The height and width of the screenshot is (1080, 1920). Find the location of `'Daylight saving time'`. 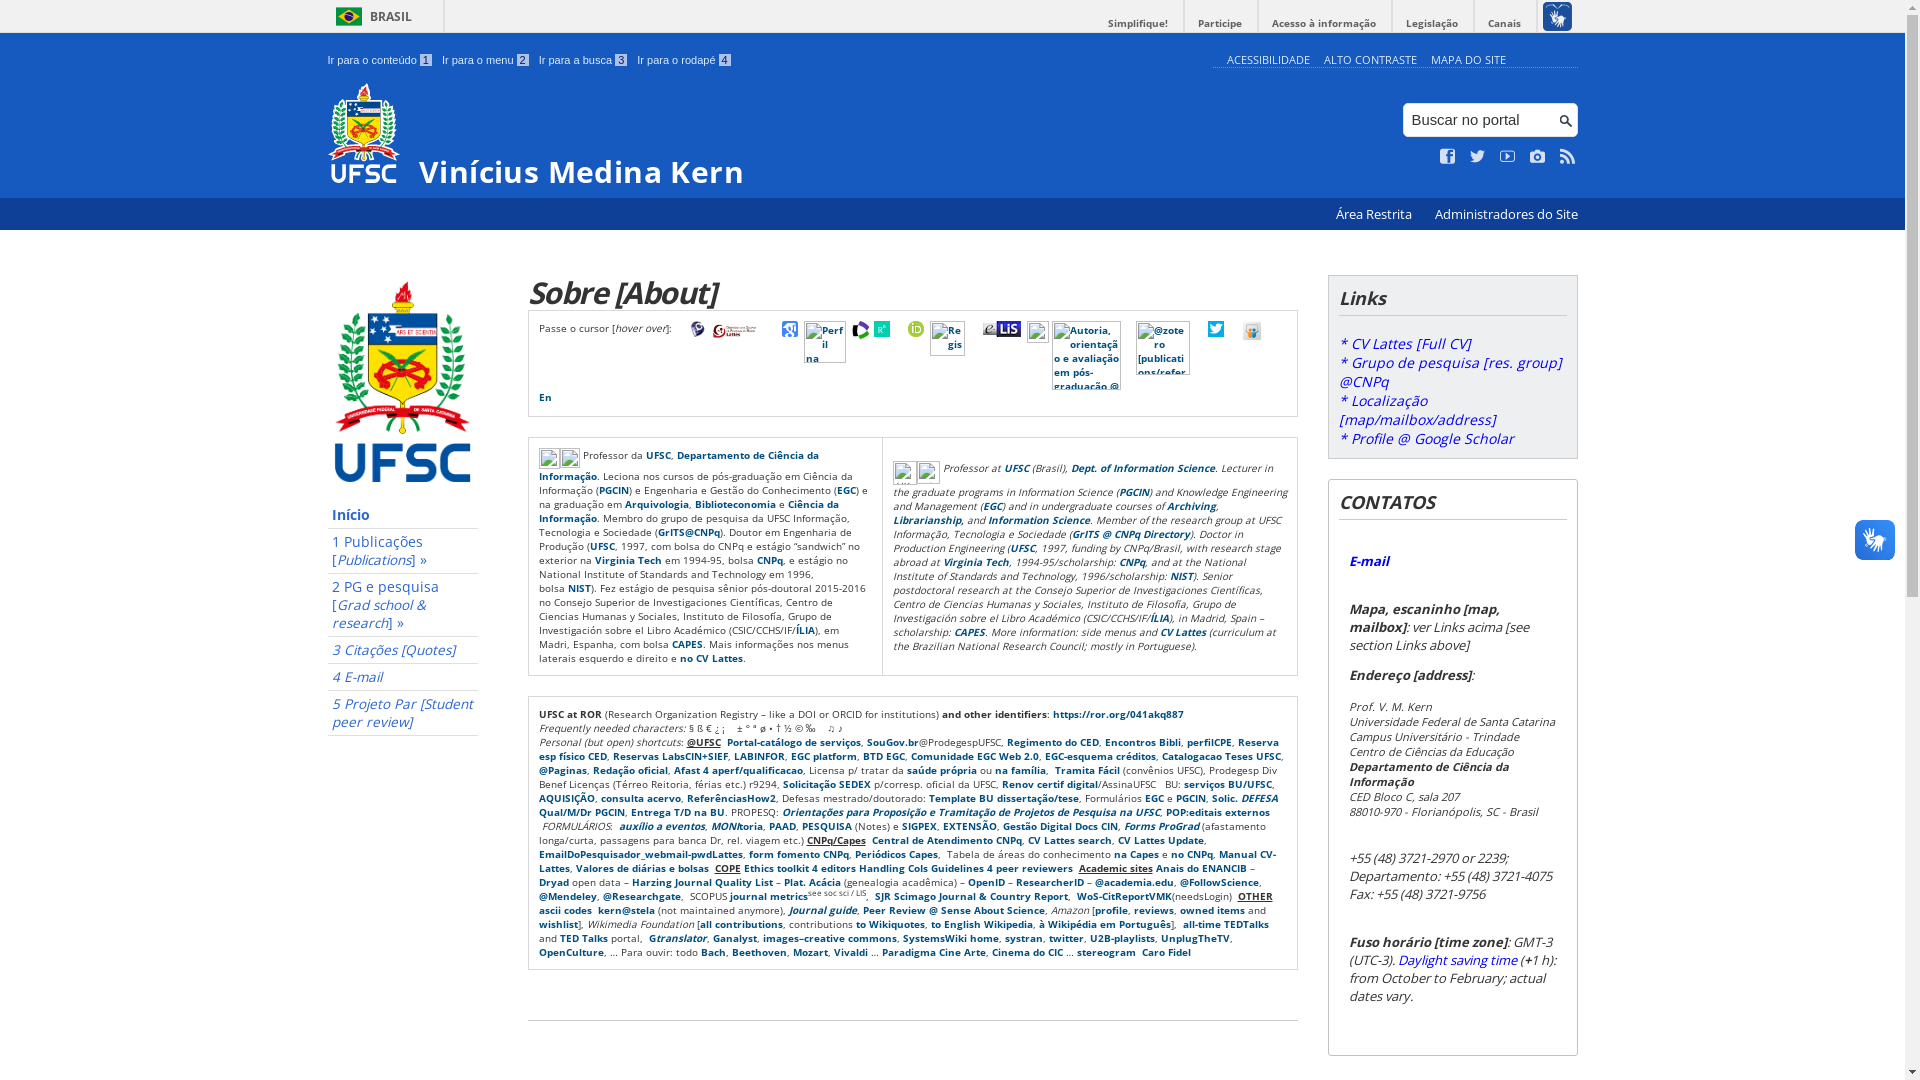

'Daylight saving time' is located at coordinates (1457, 959).